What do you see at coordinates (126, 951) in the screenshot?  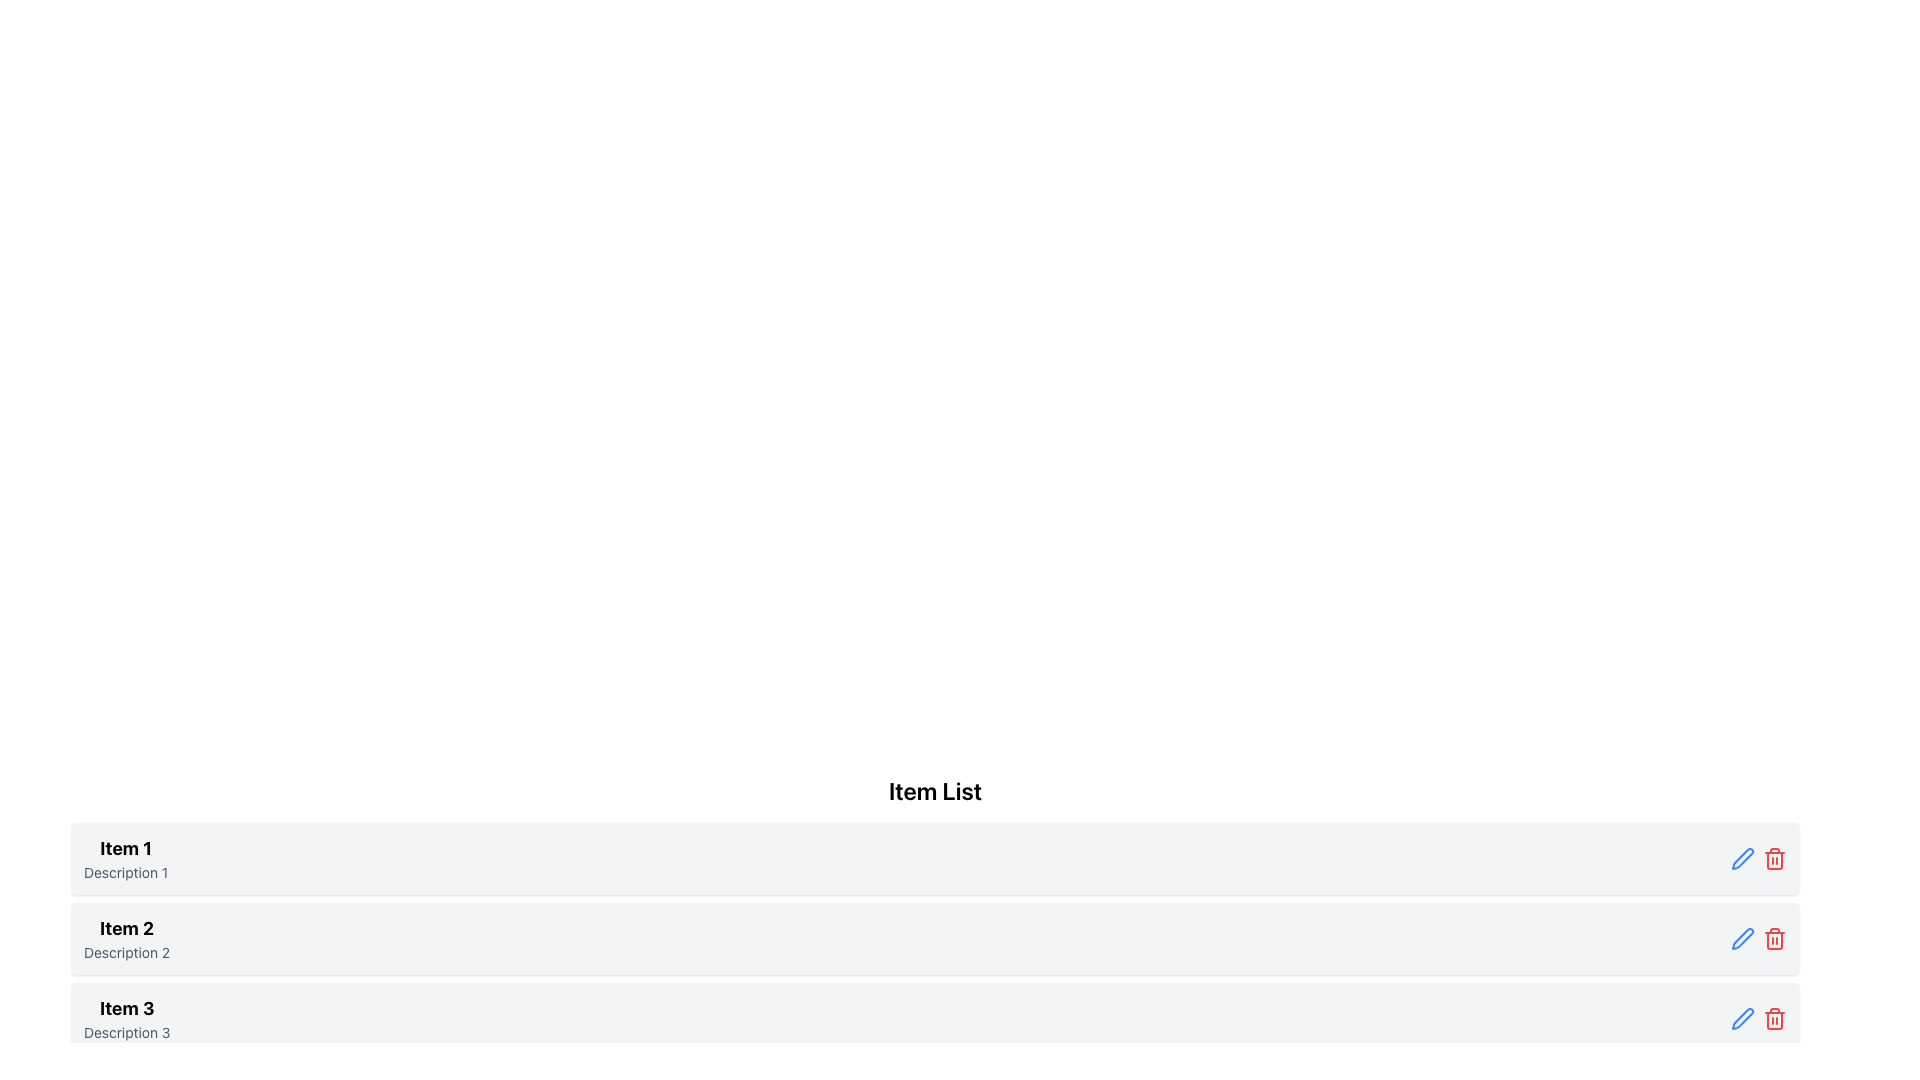 I see `the static text label that describes 'Item 2', which is located beneath the bolded 'Item 2' label in the middle segment of a vertically arranged list of items` at bounding box center [126, 951].